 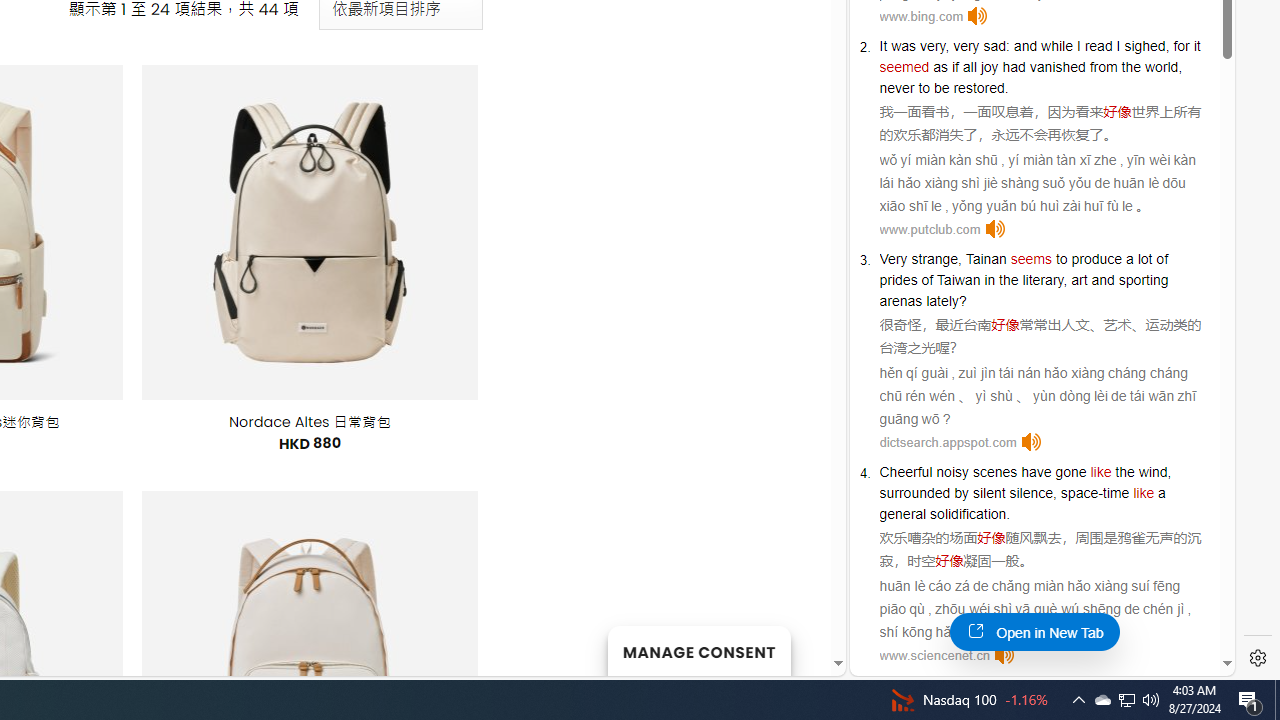 What do you see at coordinates (969, 65) in the screenshot?
I see `'all'` at bounding box center [969, 65].